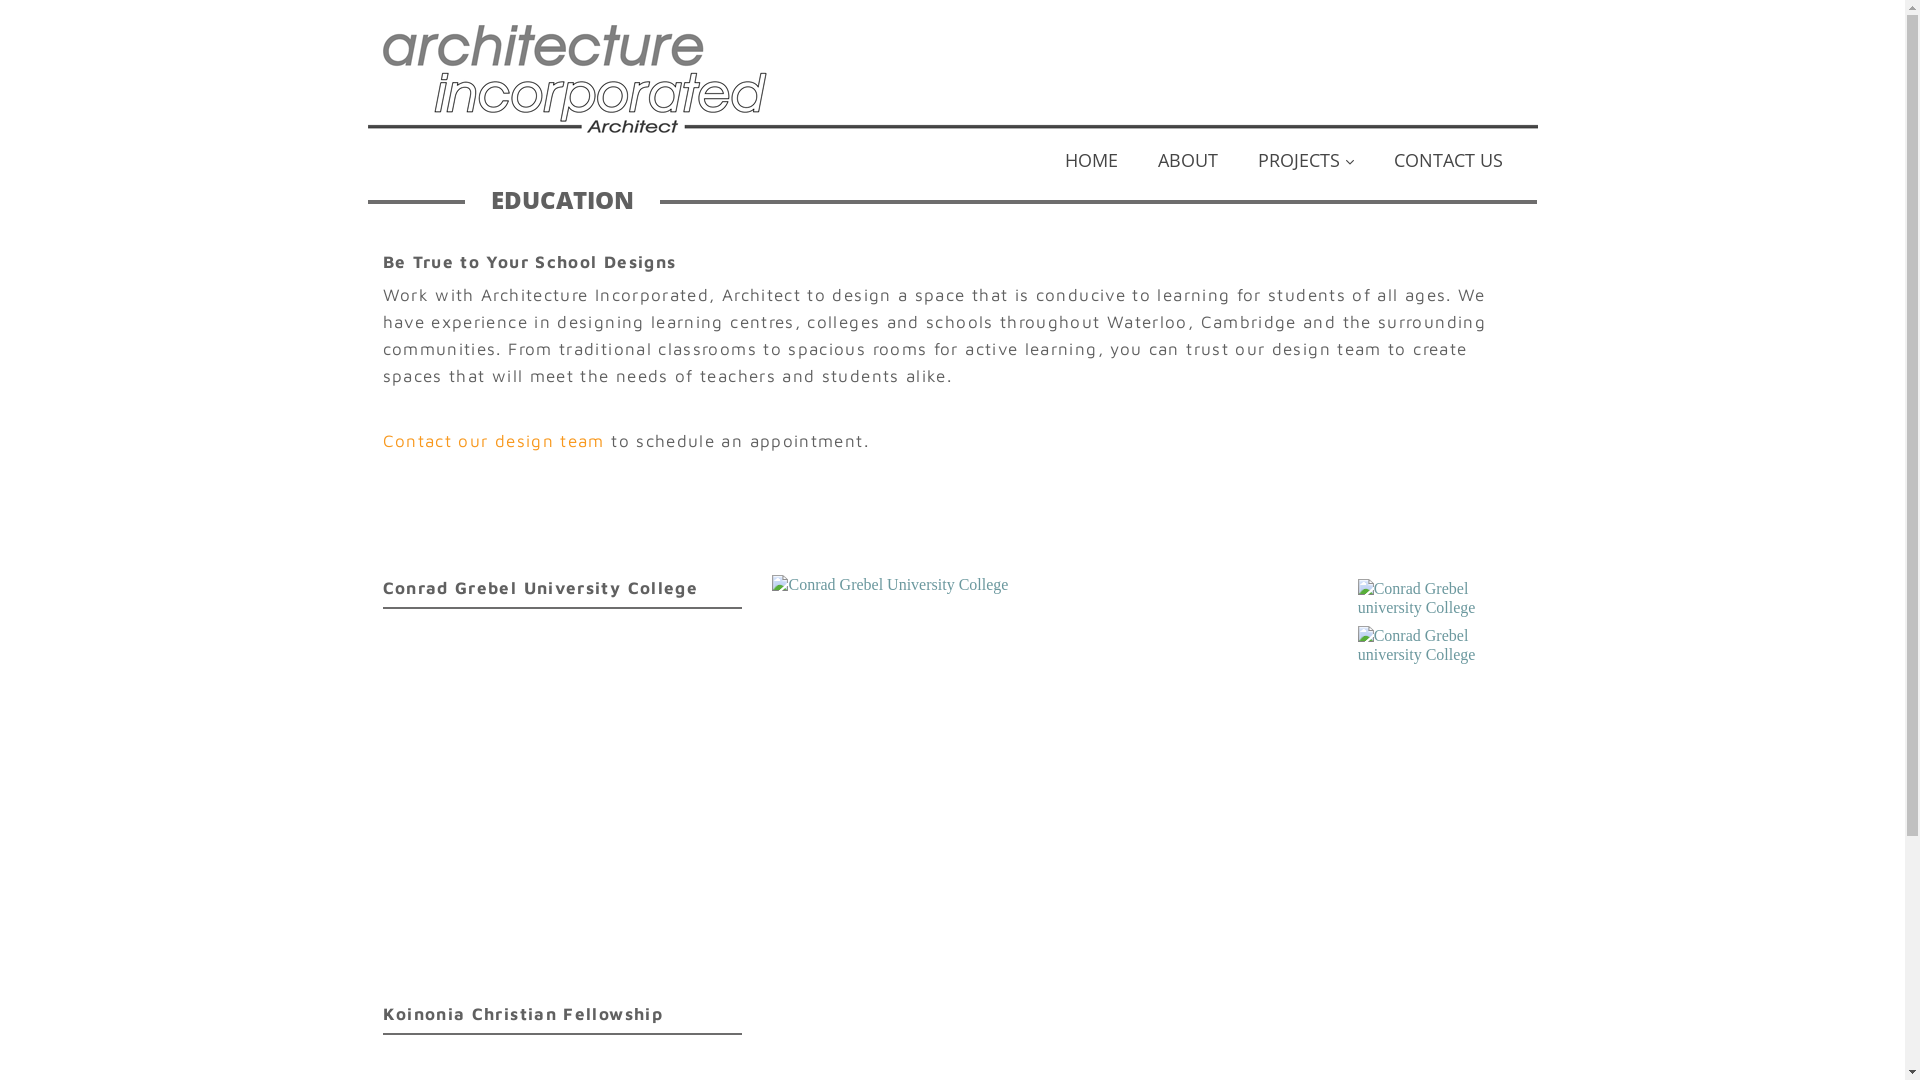  I want to click on 'Contact our design team', so click(493, 438).